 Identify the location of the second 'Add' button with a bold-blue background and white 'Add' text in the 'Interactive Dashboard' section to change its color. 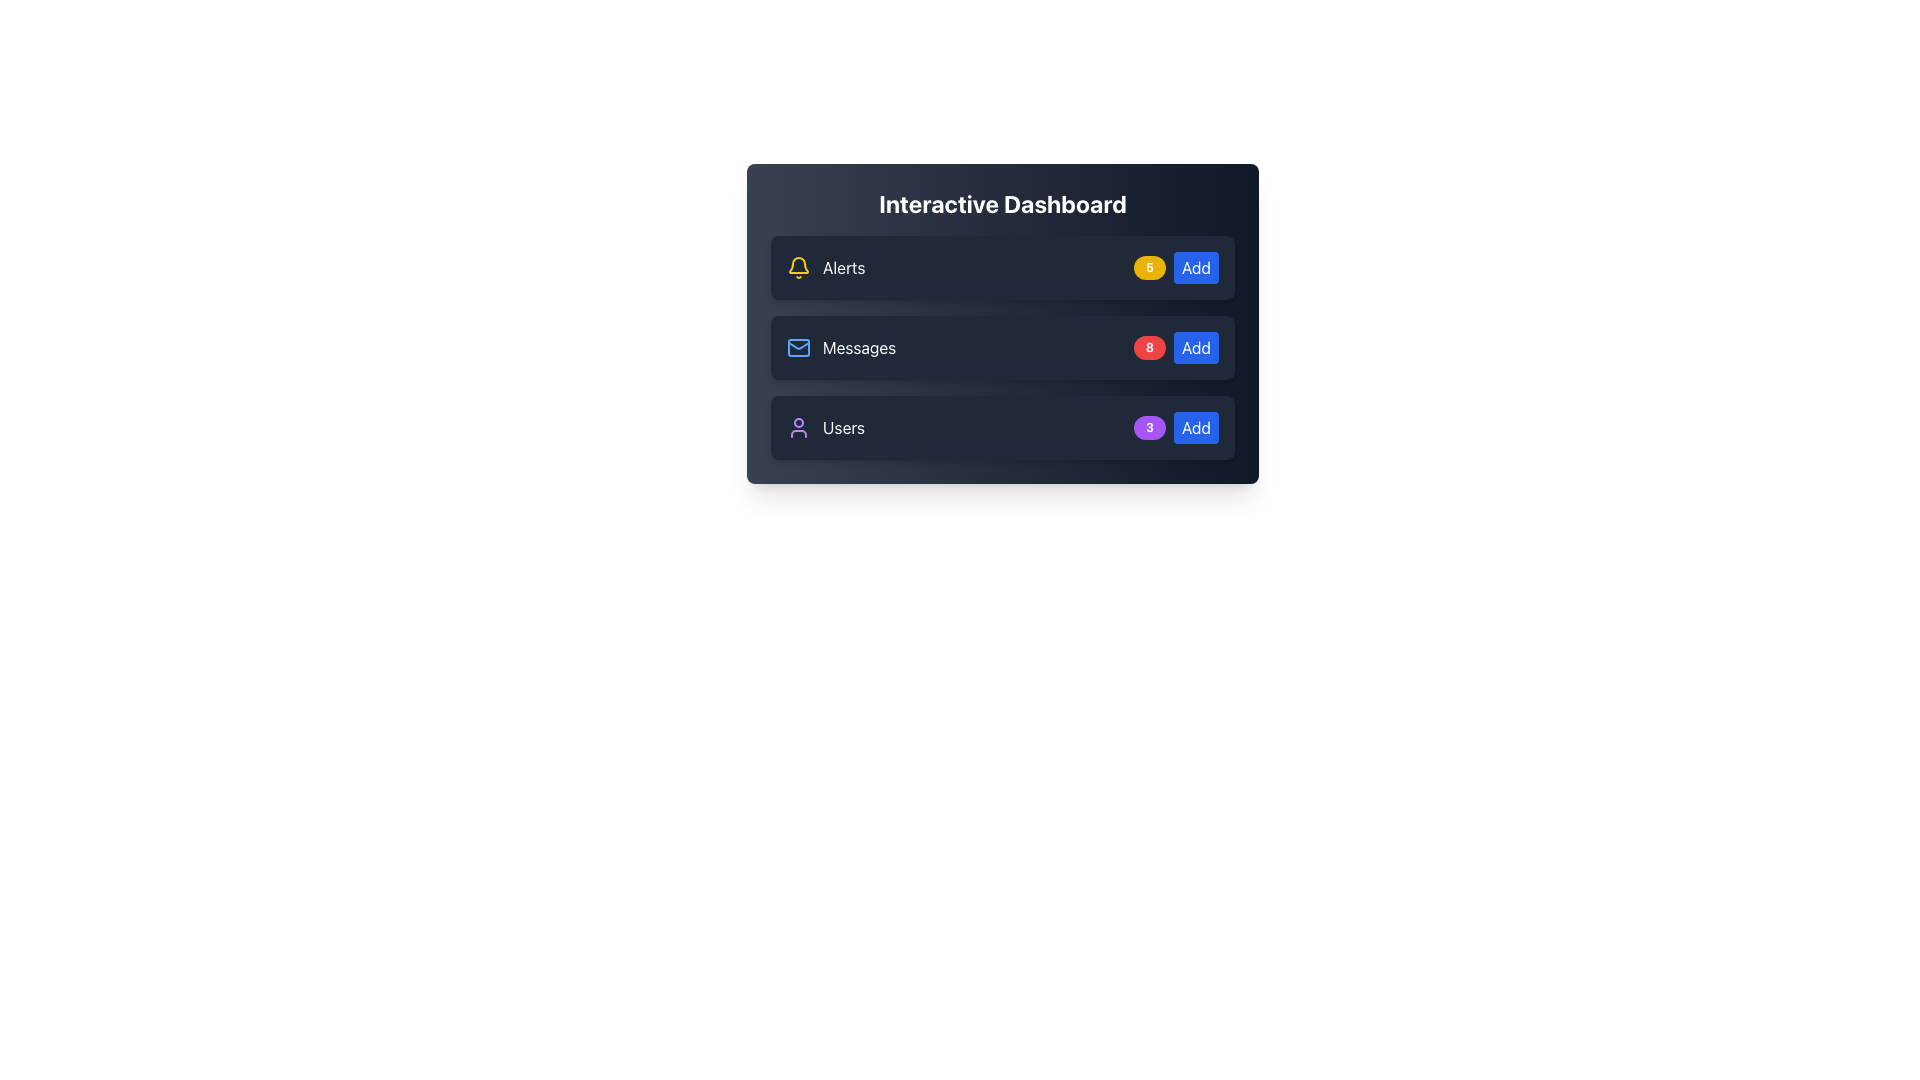
(1196, 346).